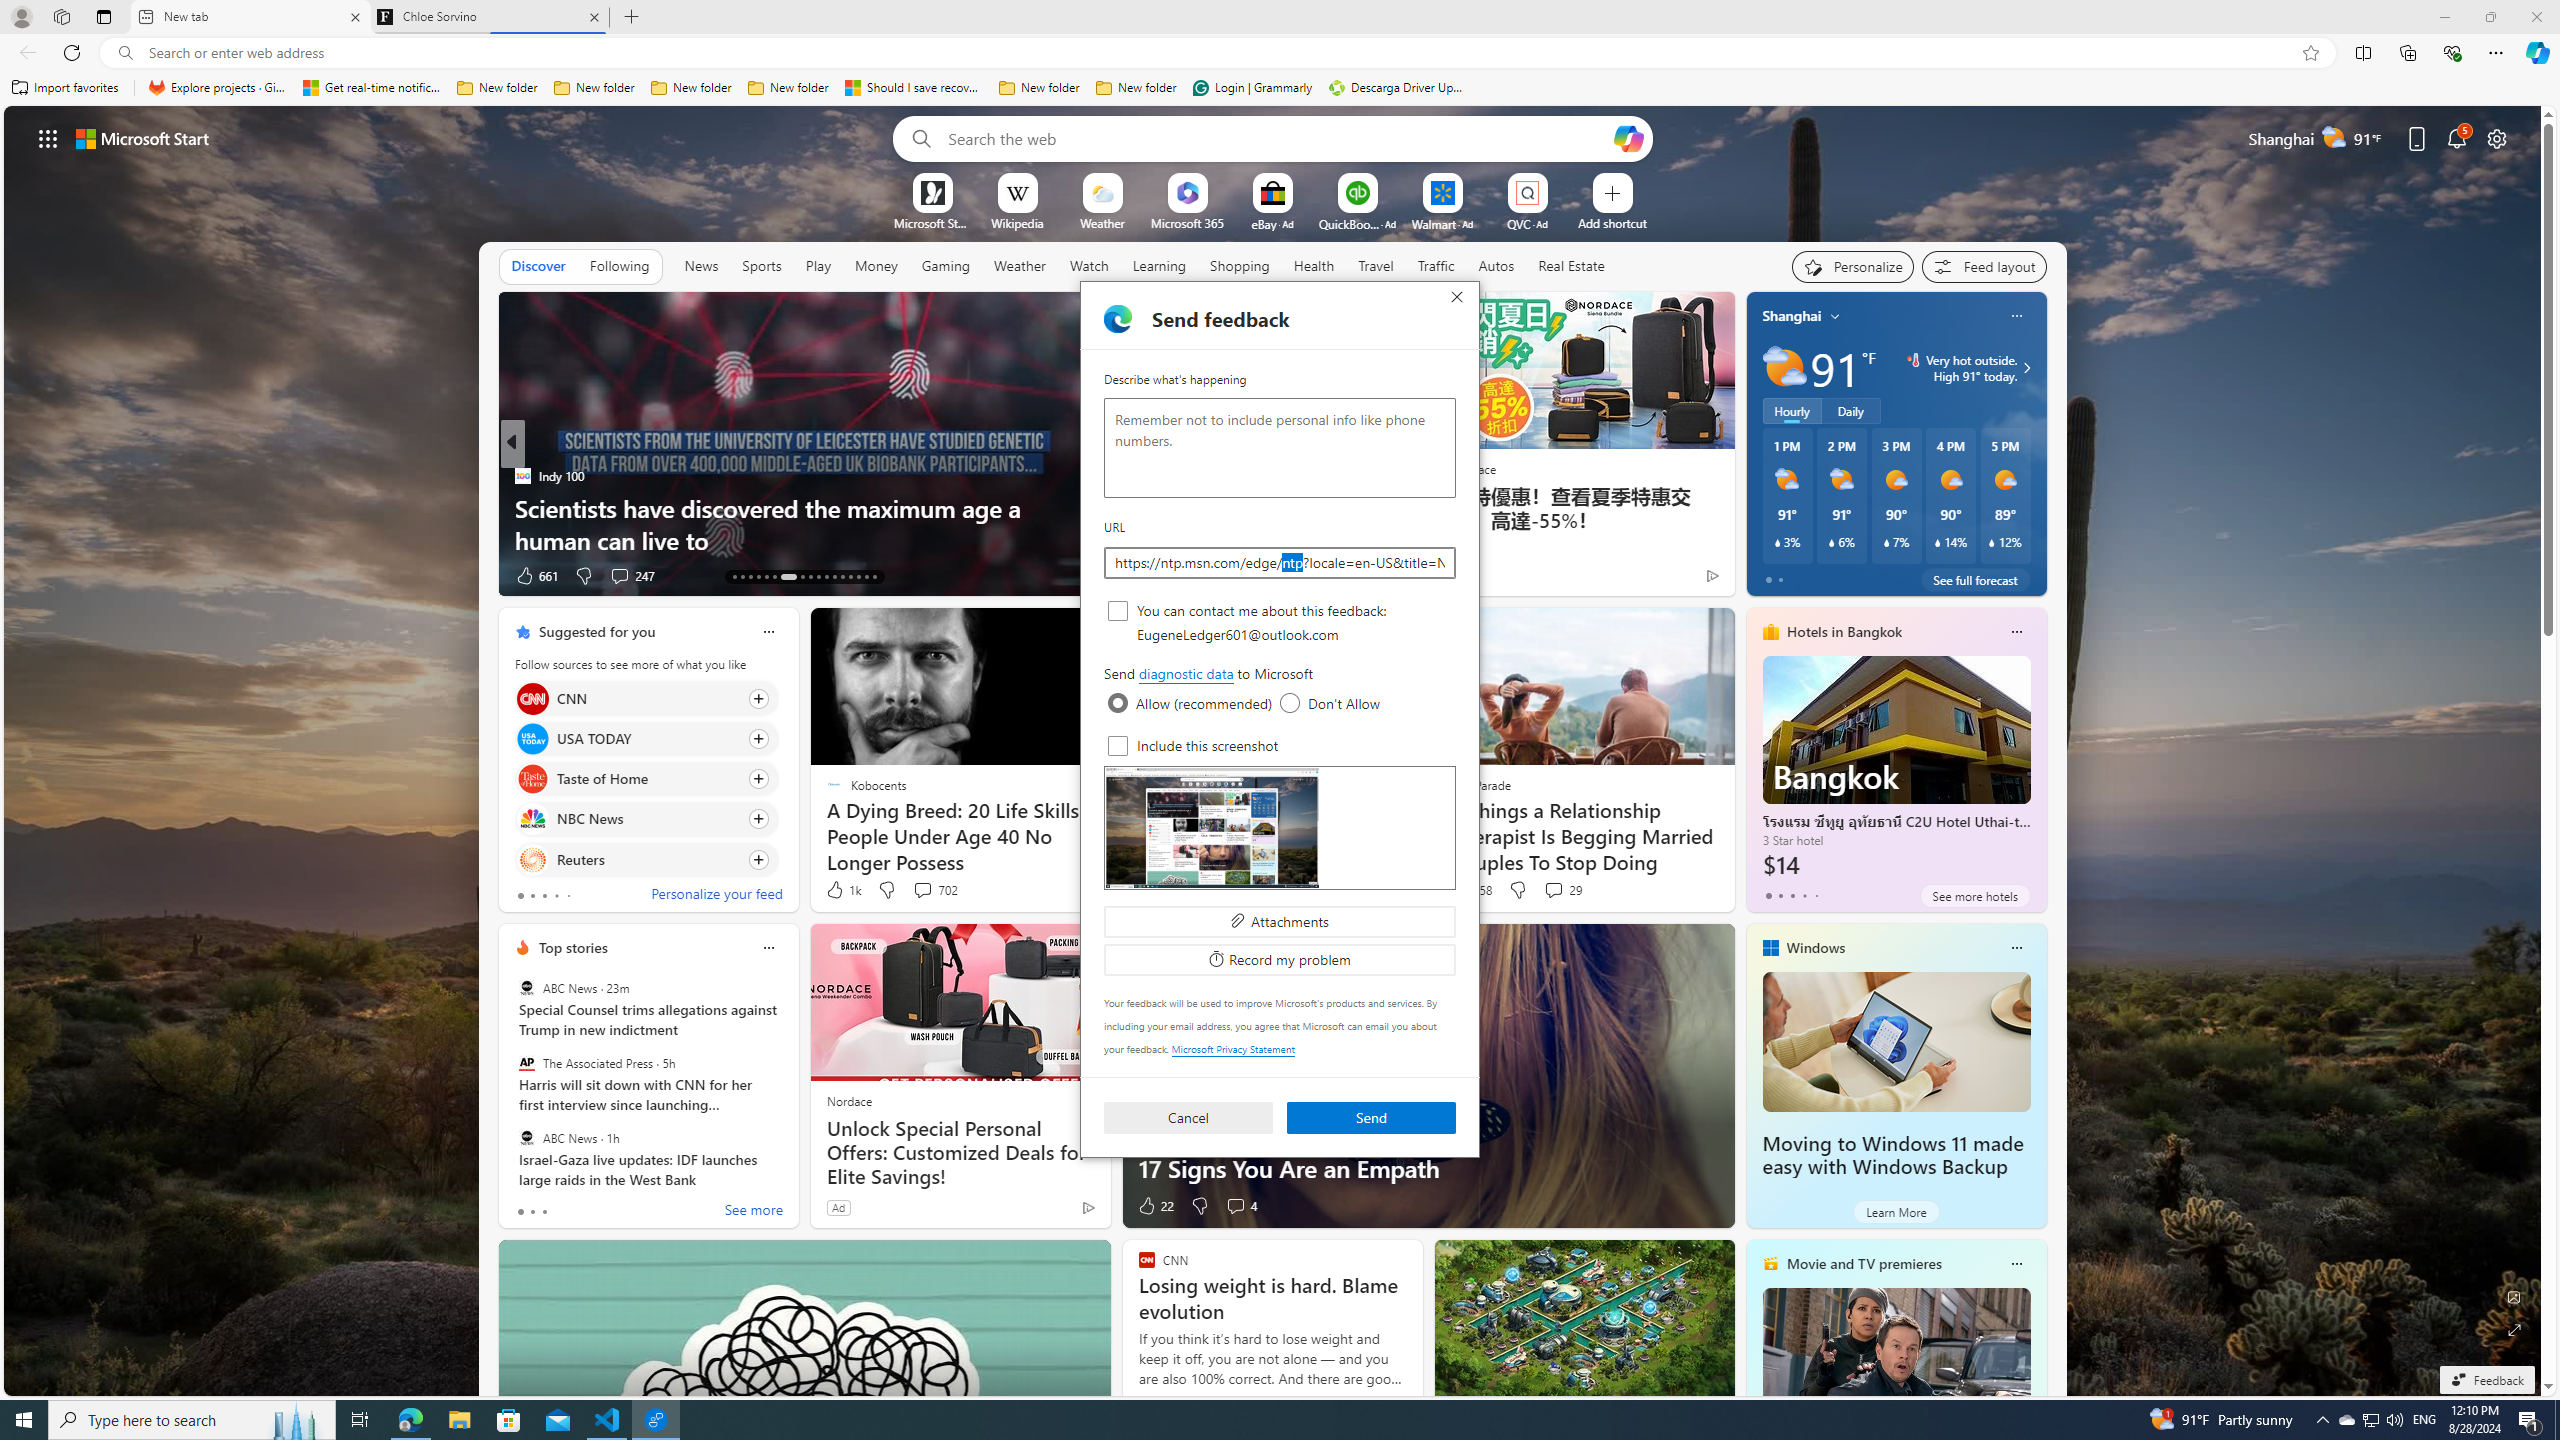  What do you see at coordinates (1154, 1206) in the screenshot?
I see `'22 Like'` at bounding box center [1154, 1206].